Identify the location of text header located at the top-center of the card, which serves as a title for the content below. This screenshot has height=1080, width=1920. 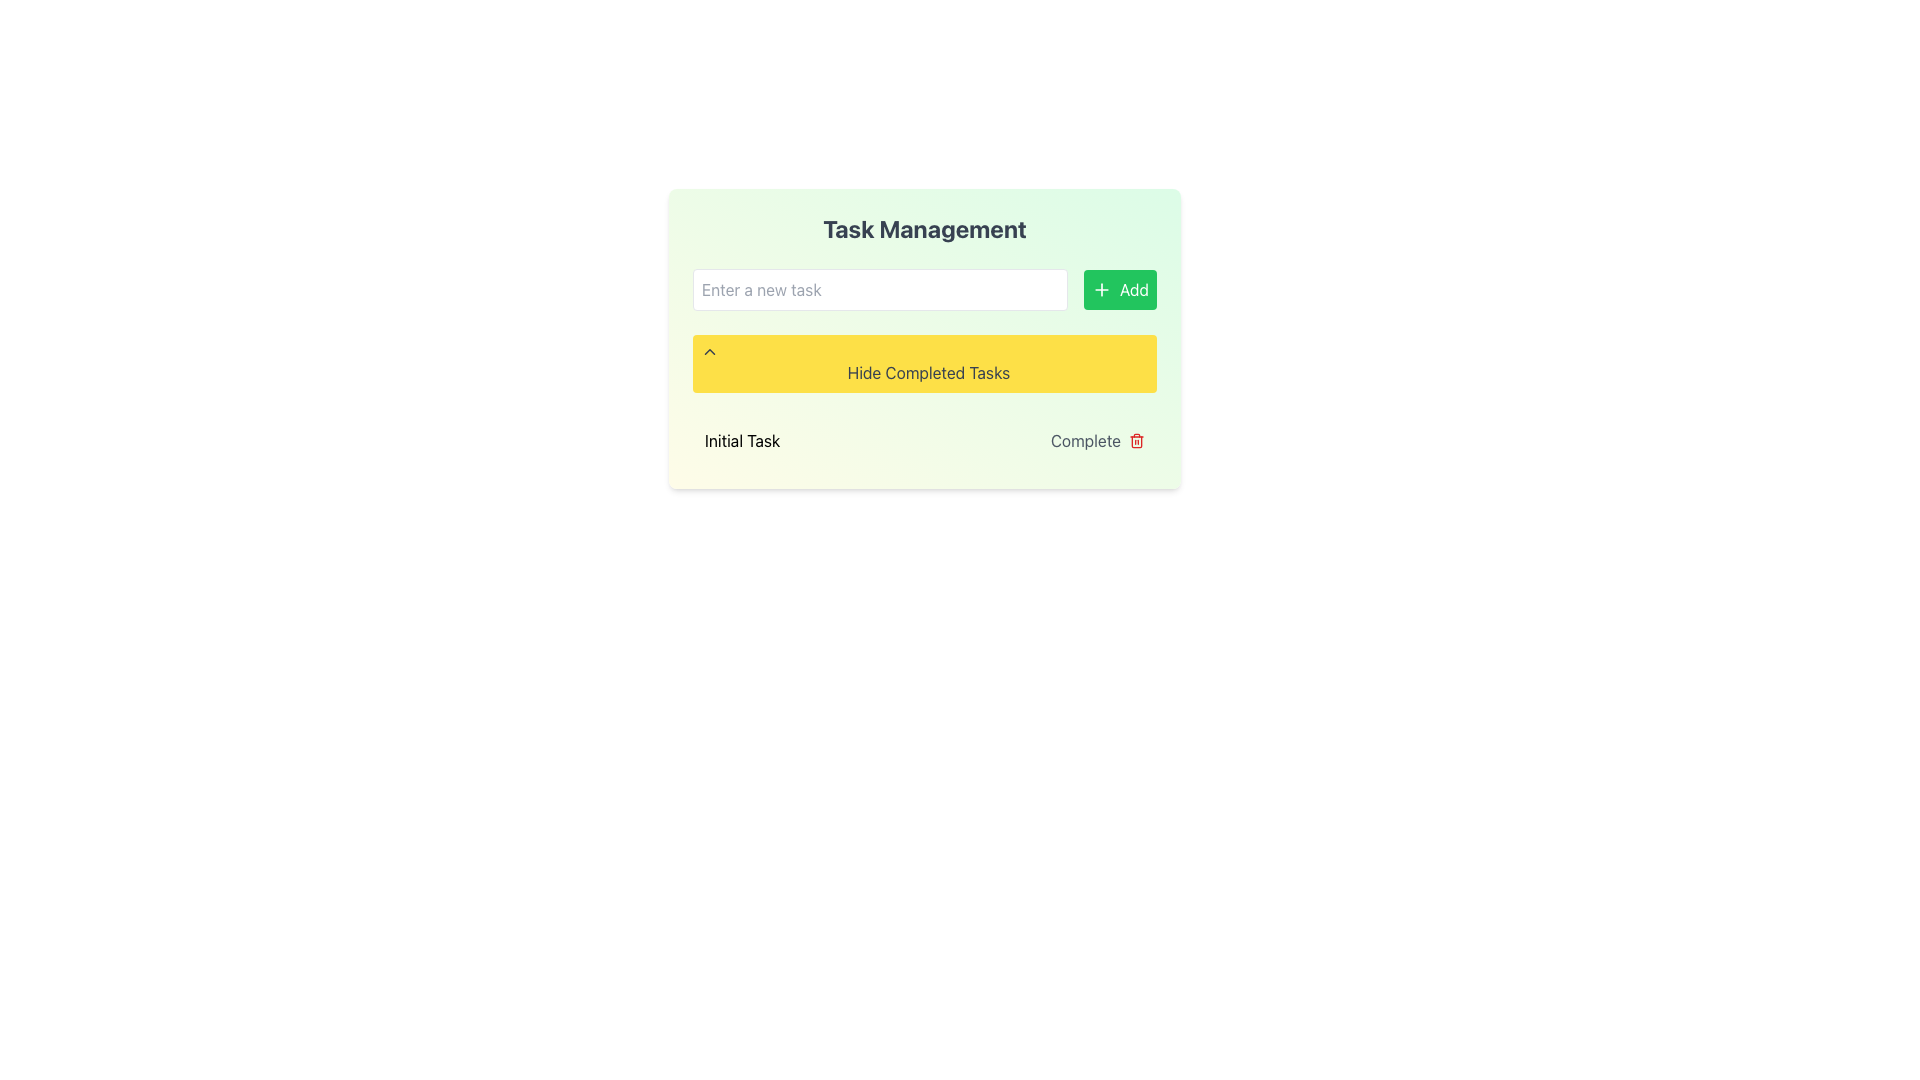
(924, 227).